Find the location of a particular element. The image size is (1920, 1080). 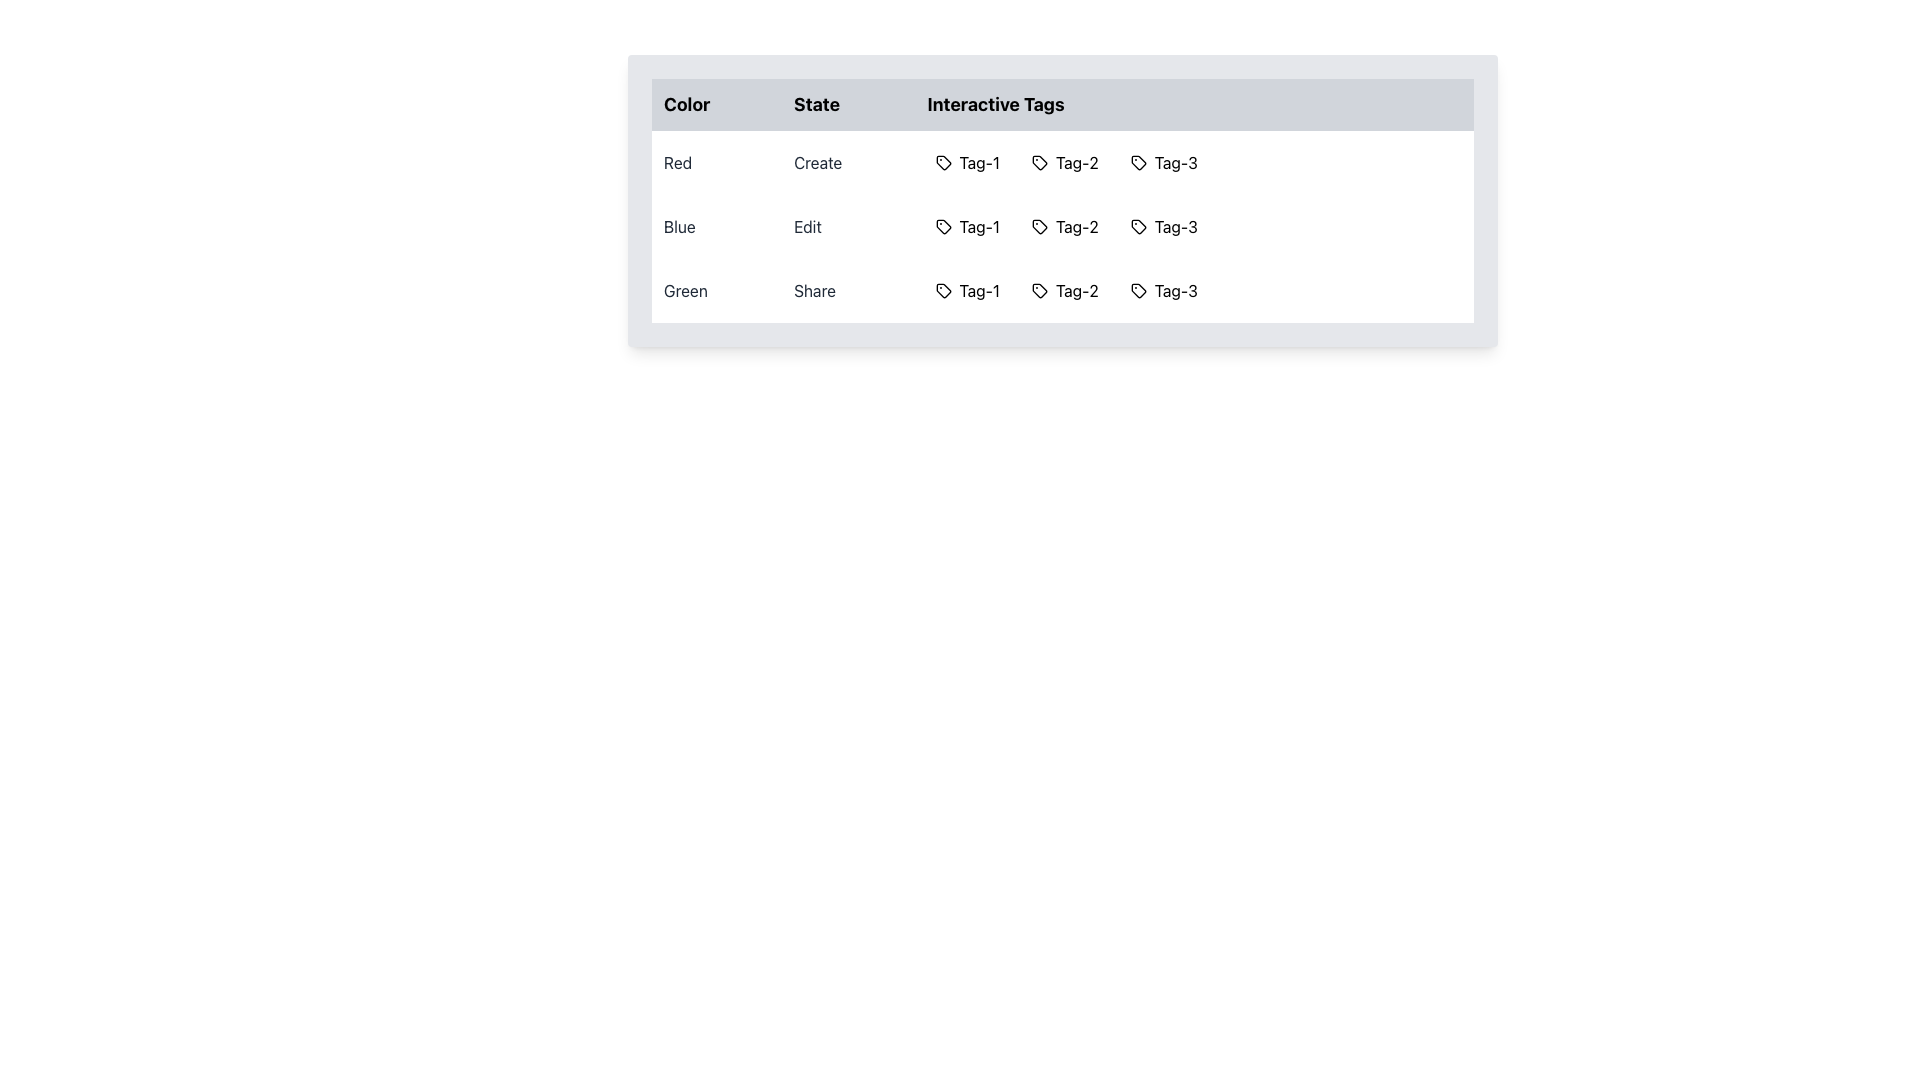

the third tag icon in the 'Interactive Tags' column of the row with the 'Share' state is located at coordinates (1138, 290).